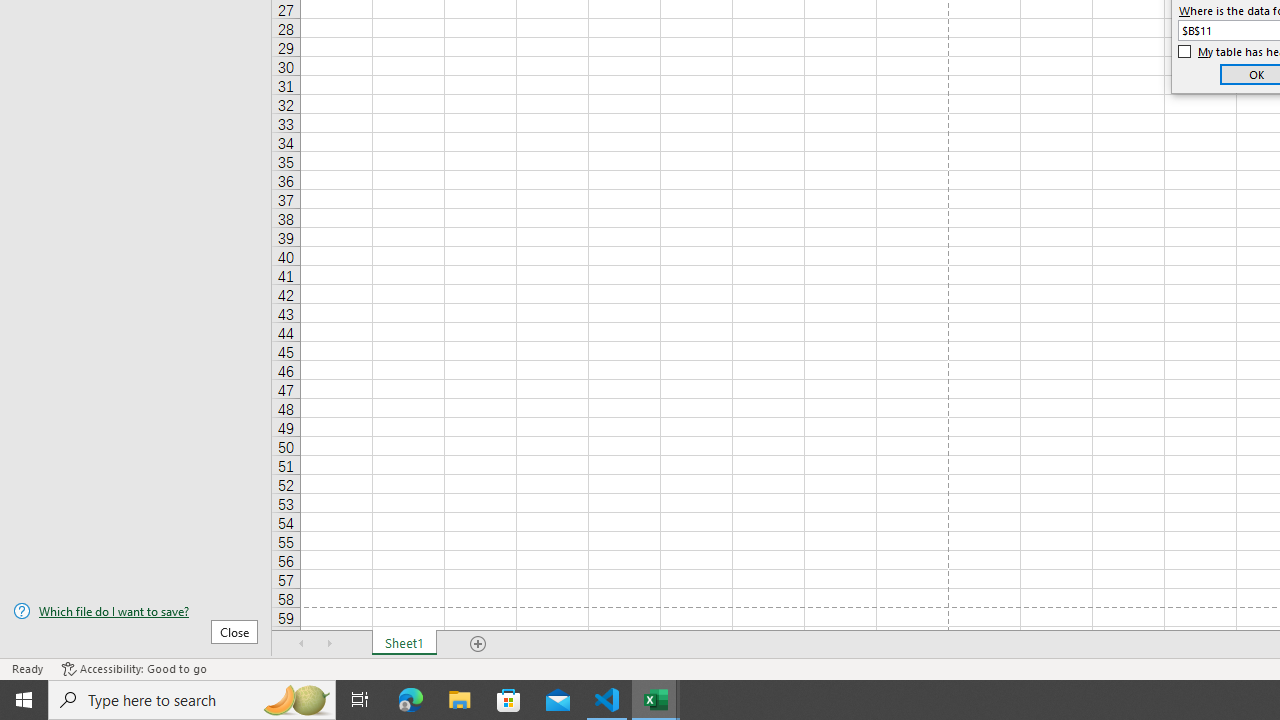 The width and height of the screenshot is (1280, 720). I want to click on 'Accessibility Checker Accessibility: Good to go', so click(133, 669).